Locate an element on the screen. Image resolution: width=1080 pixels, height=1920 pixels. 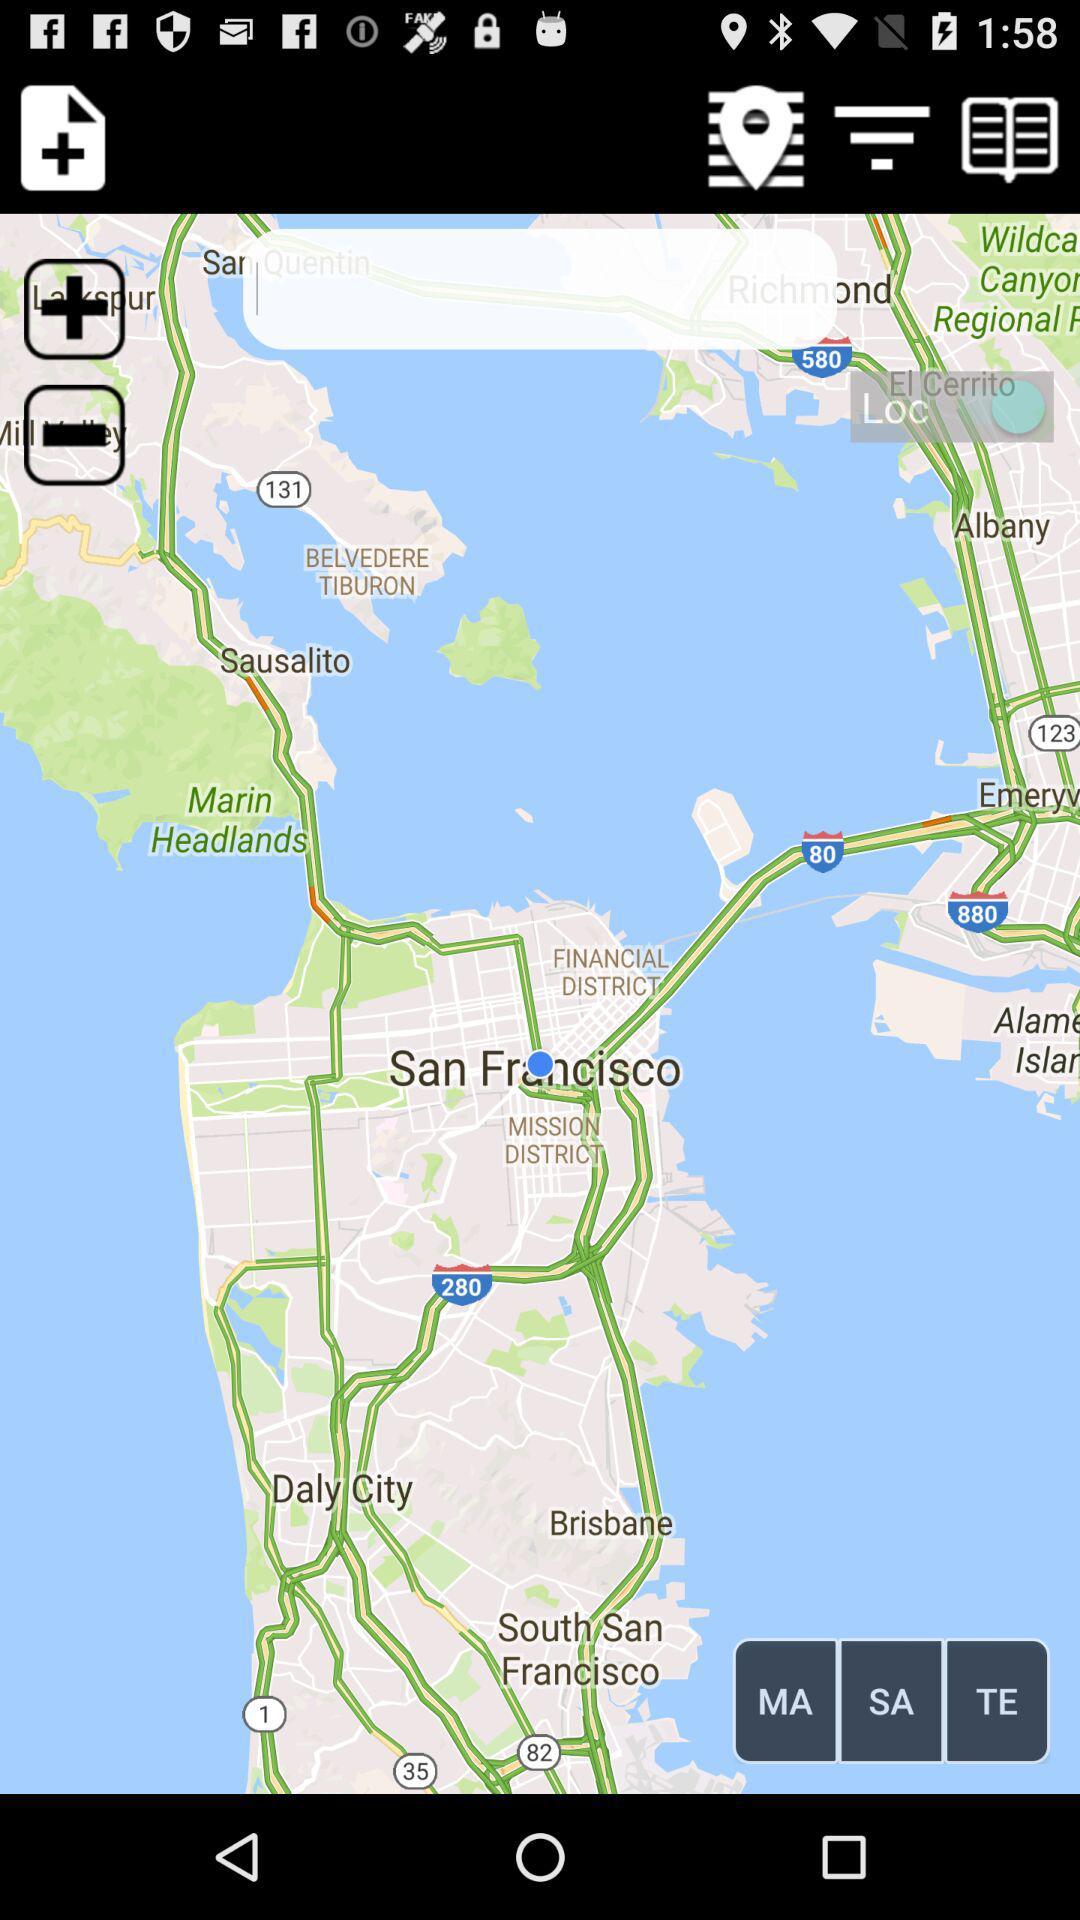
icon below the  loc icon is located at coordinates (997, 1699).